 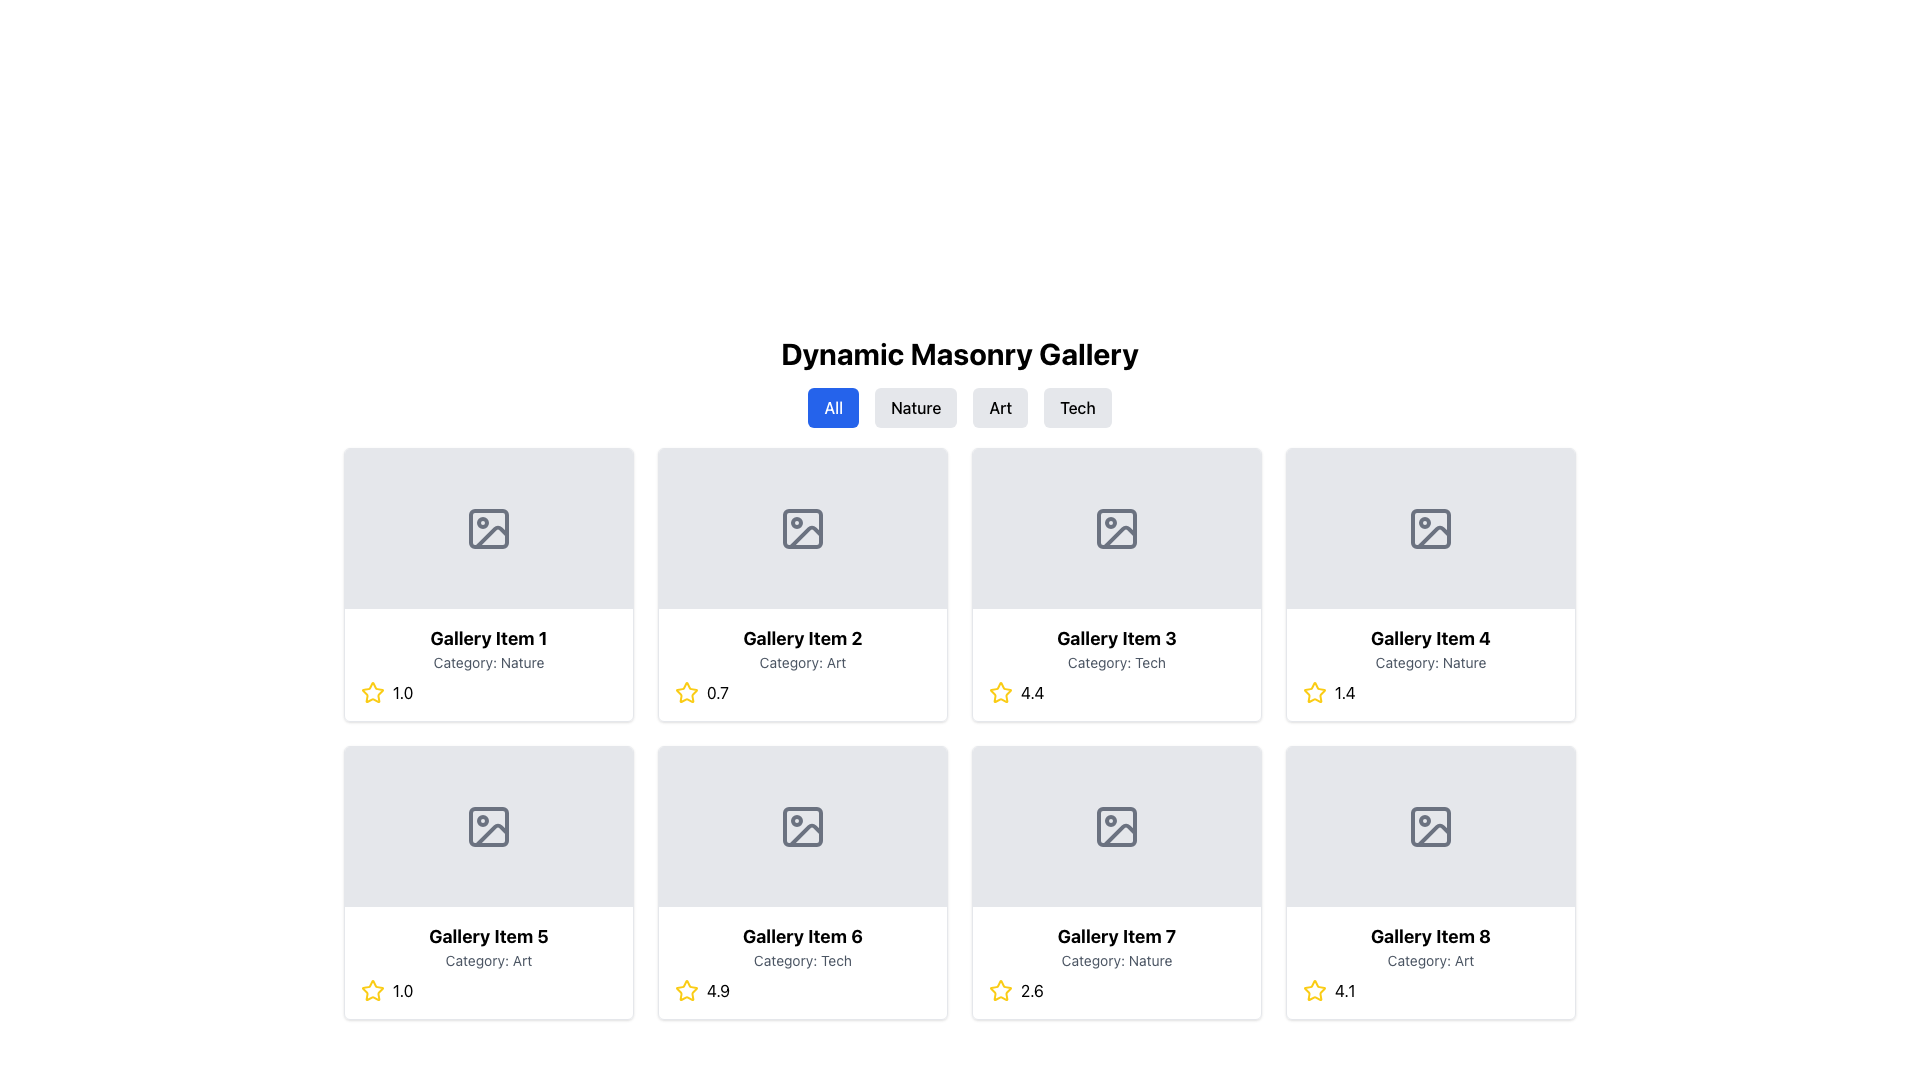 What do you see at coordinates (1076, 407) in the screenshot?
I see `the 'Tech' category selector button, which is the fourth button in a horizontal series of category selectors below the title 'Dynamic Masonry Gallery'` at bounding box center [1076, 407].